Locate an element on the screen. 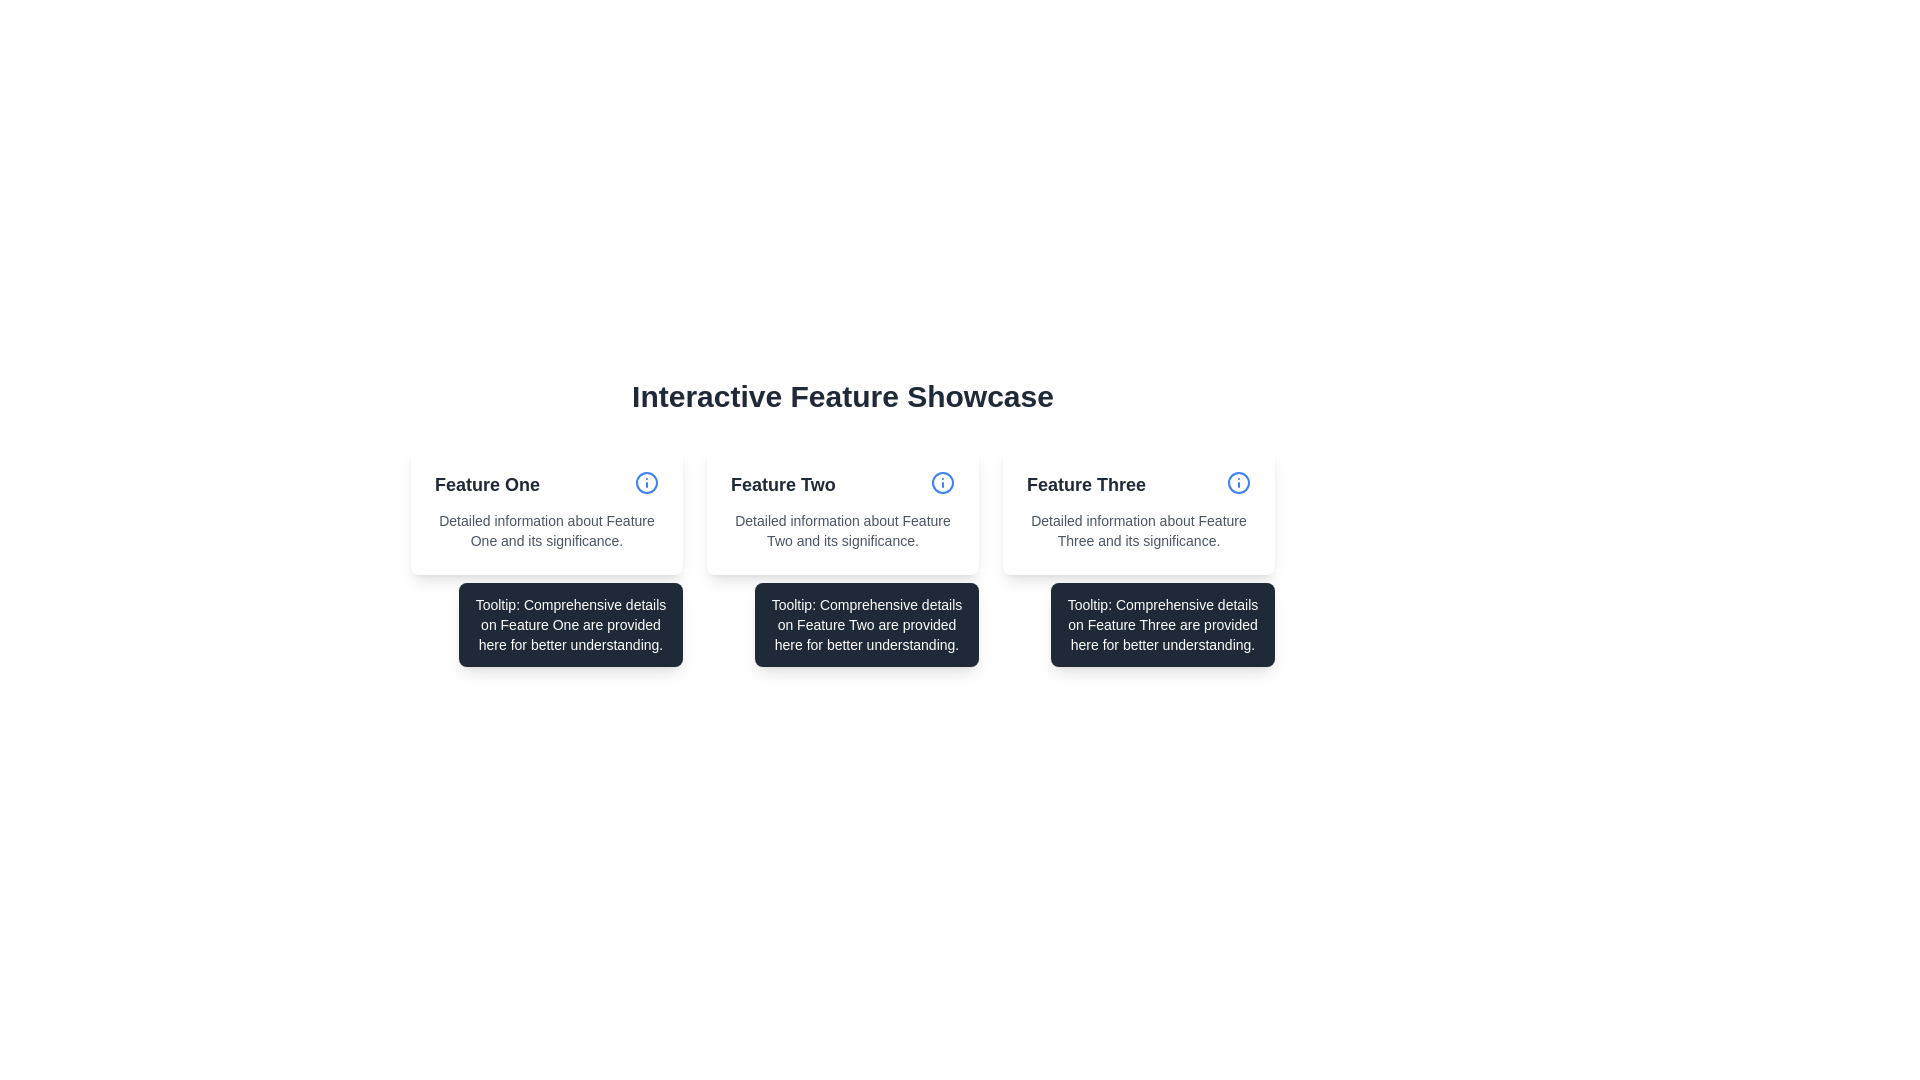 The image size is (1920, 1080). the interactive icon located at the top-right of the 'Feature Three' card, adjacent to the title 'Feature Three' is located at coordinates (1237, 482).